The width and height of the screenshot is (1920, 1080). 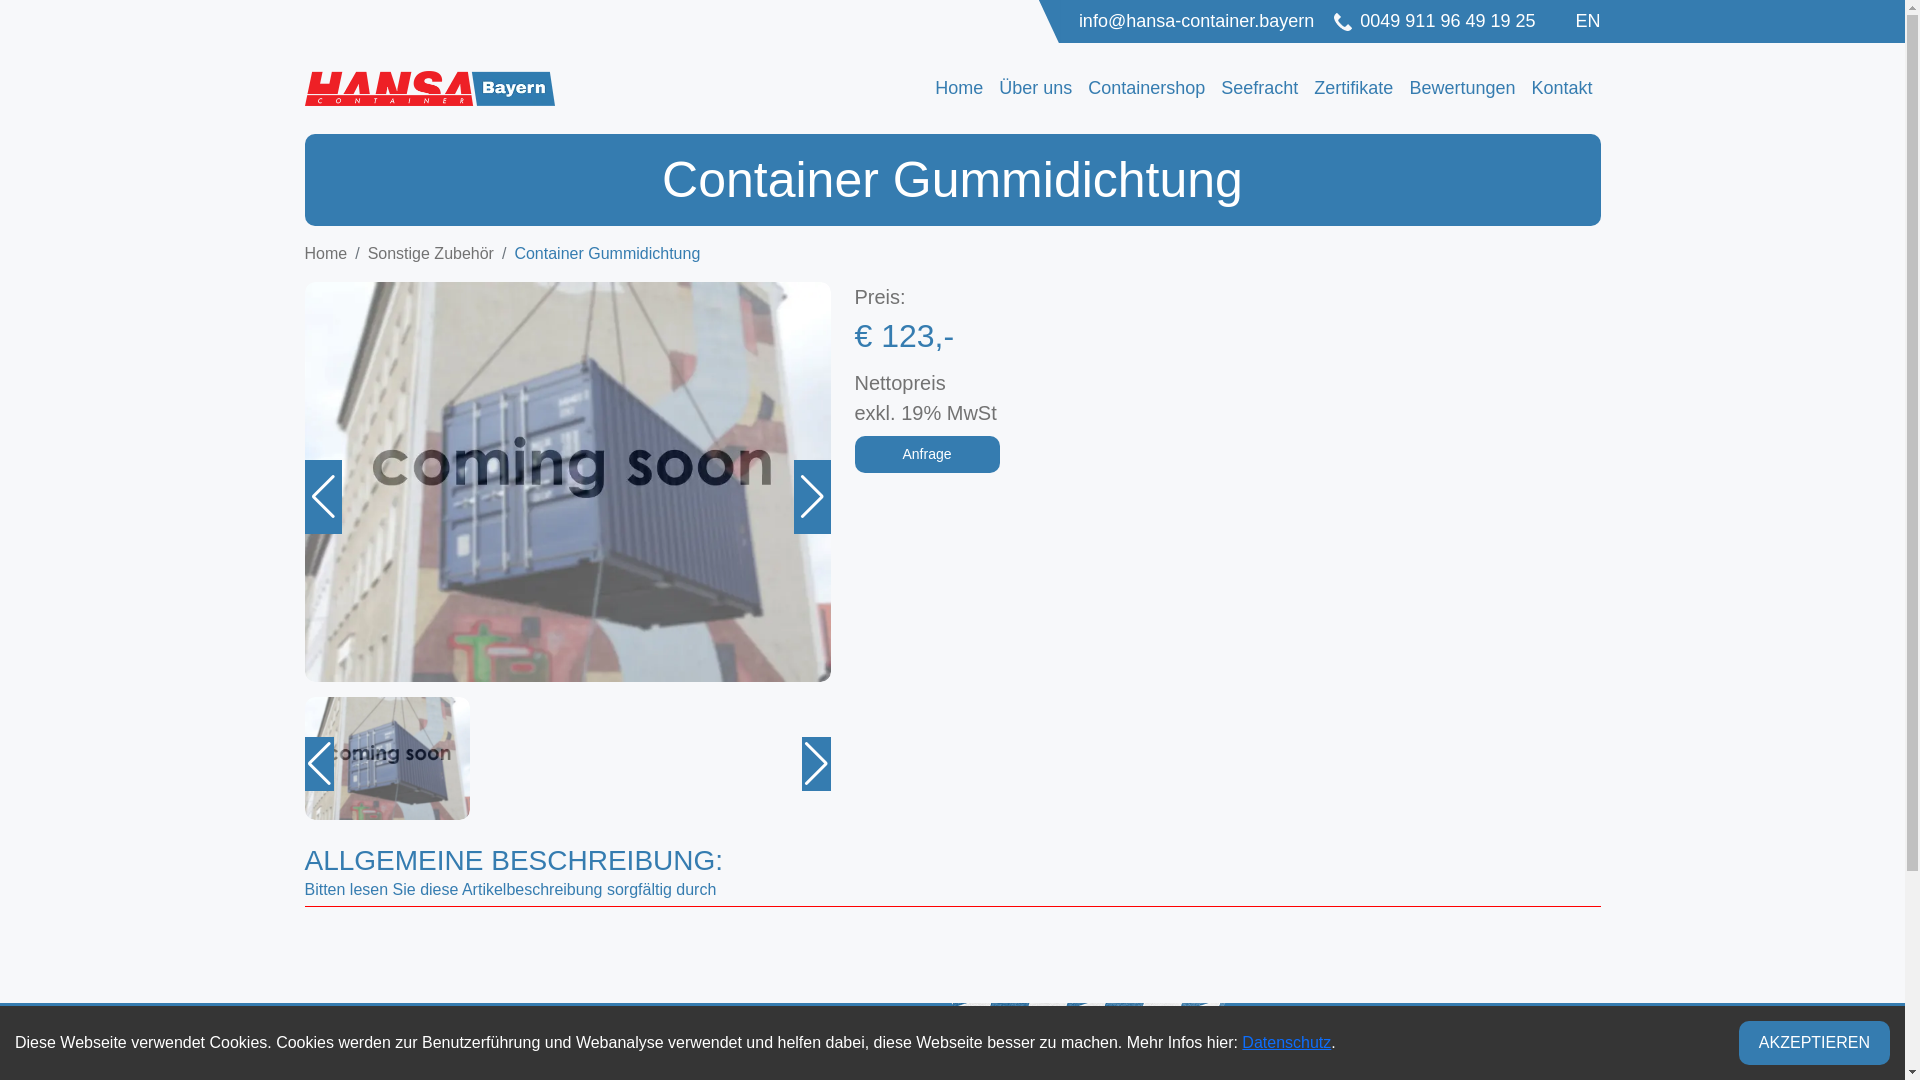 I want to click on 'Seefracht', so click(x=1258, y=87).